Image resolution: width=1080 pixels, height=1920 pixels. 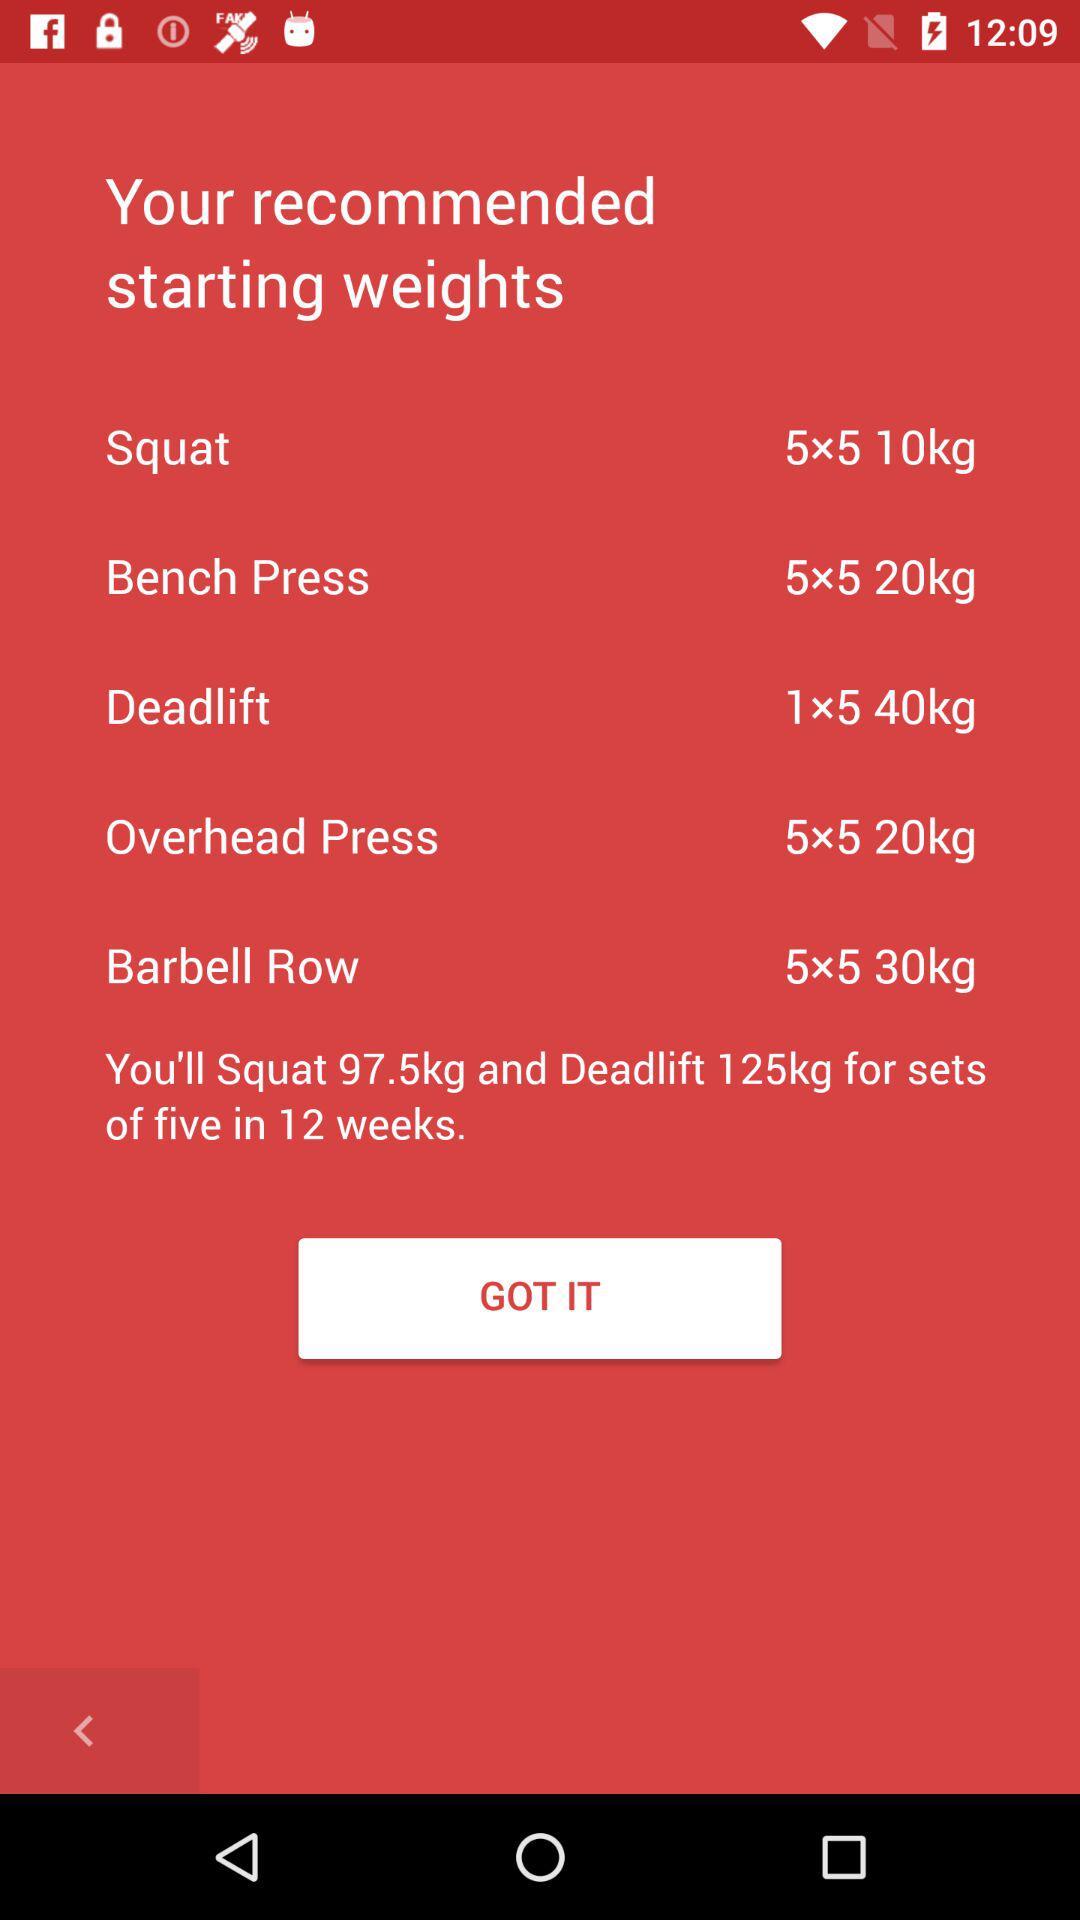 I want to click on icon below the you ll squat, so click(x=99, y=1730).